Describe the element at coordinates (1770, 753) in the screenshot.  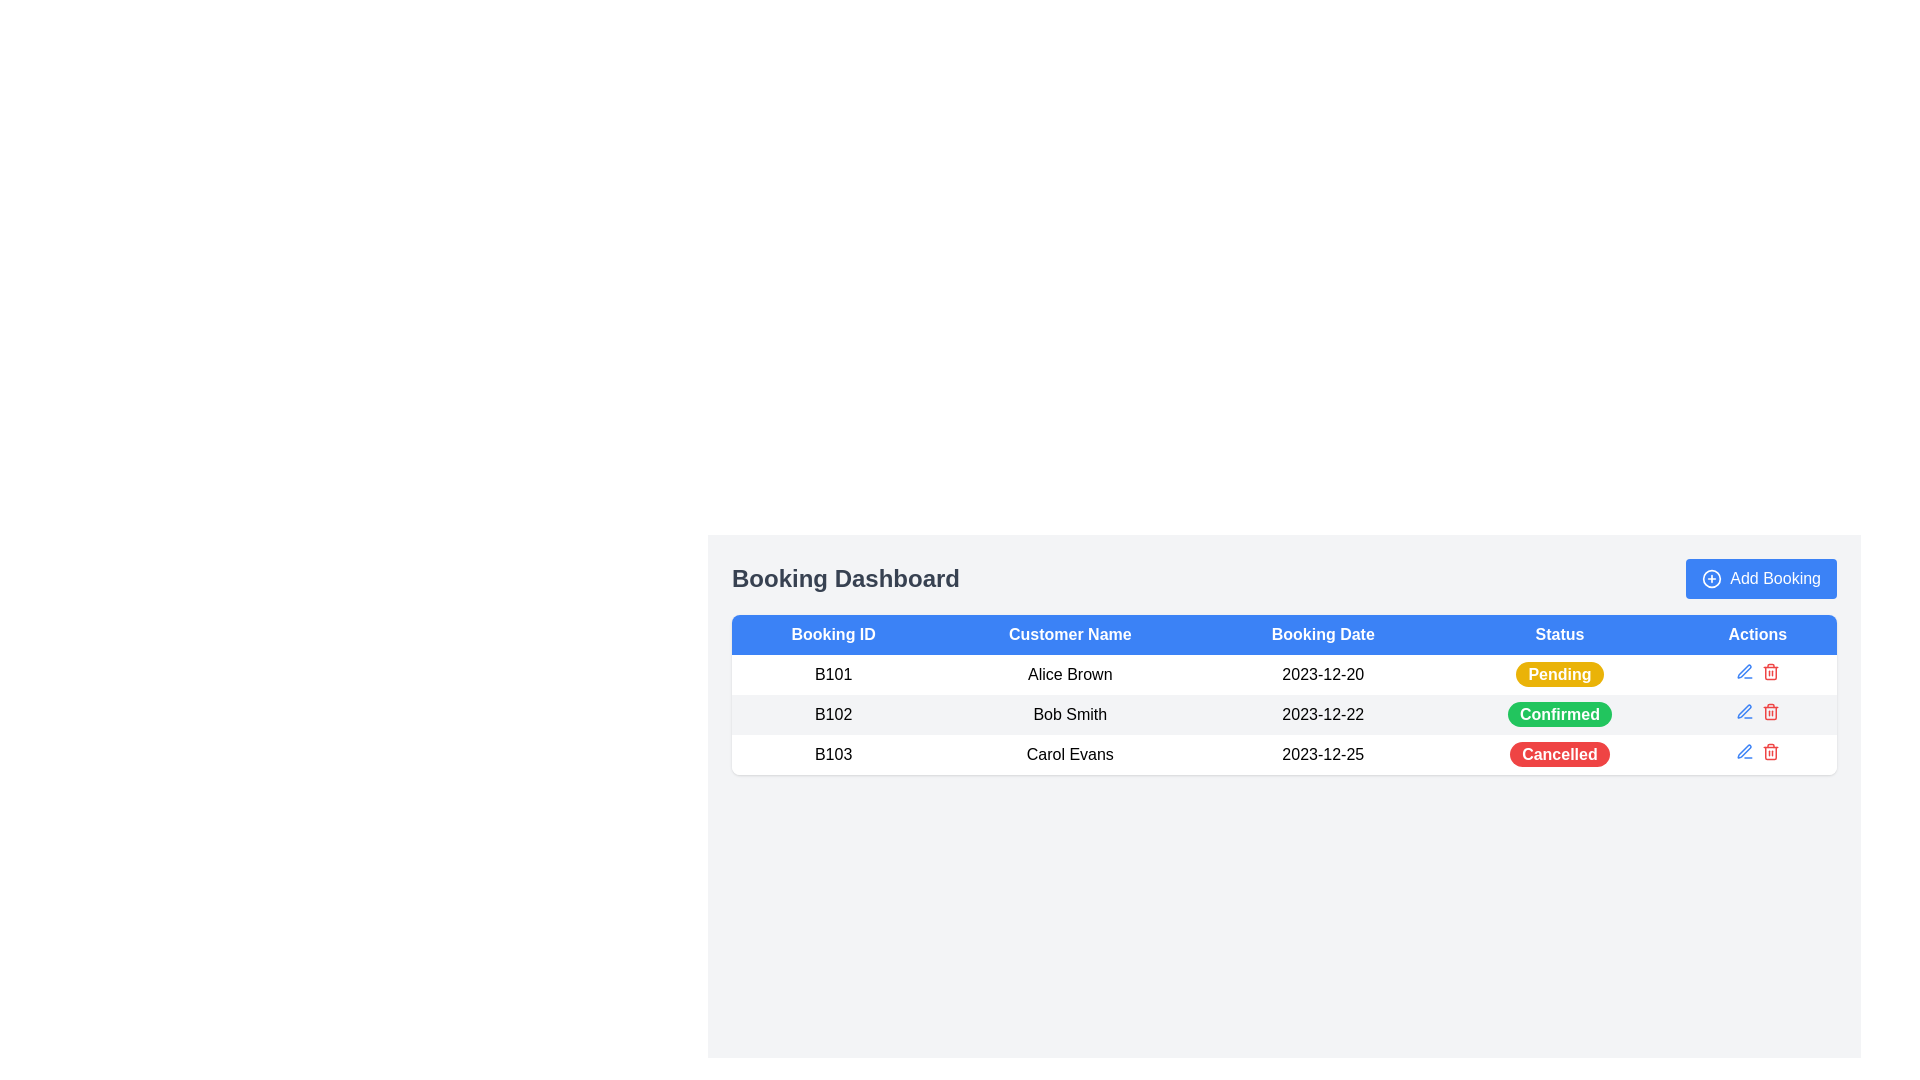
I see `the vertical rectangle that represents the boundary of the trash can icon located in the Actions column of the table` at that location.